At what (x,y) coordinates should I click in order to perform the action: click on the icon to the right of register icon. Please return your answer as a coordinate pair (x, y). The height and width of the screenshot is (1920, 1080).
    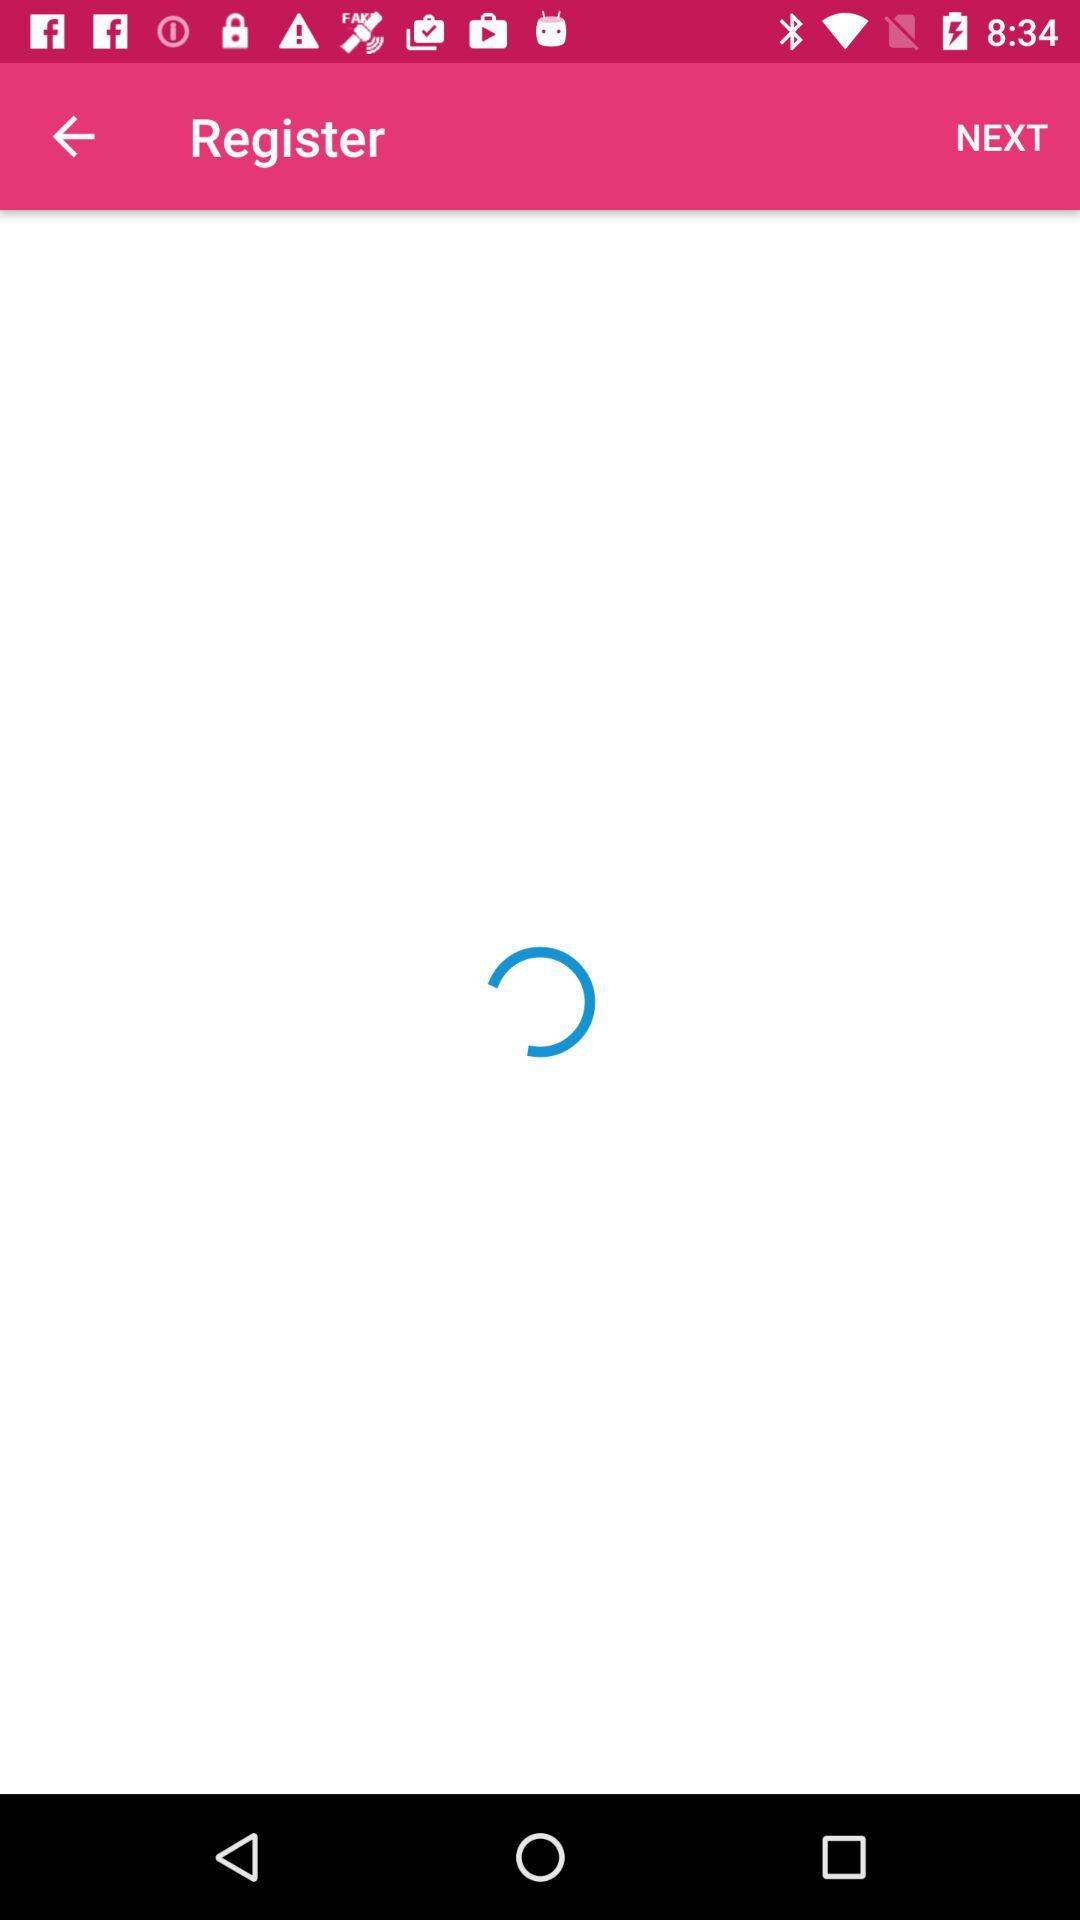
    Looking at the image, I should click on (1002, 135).